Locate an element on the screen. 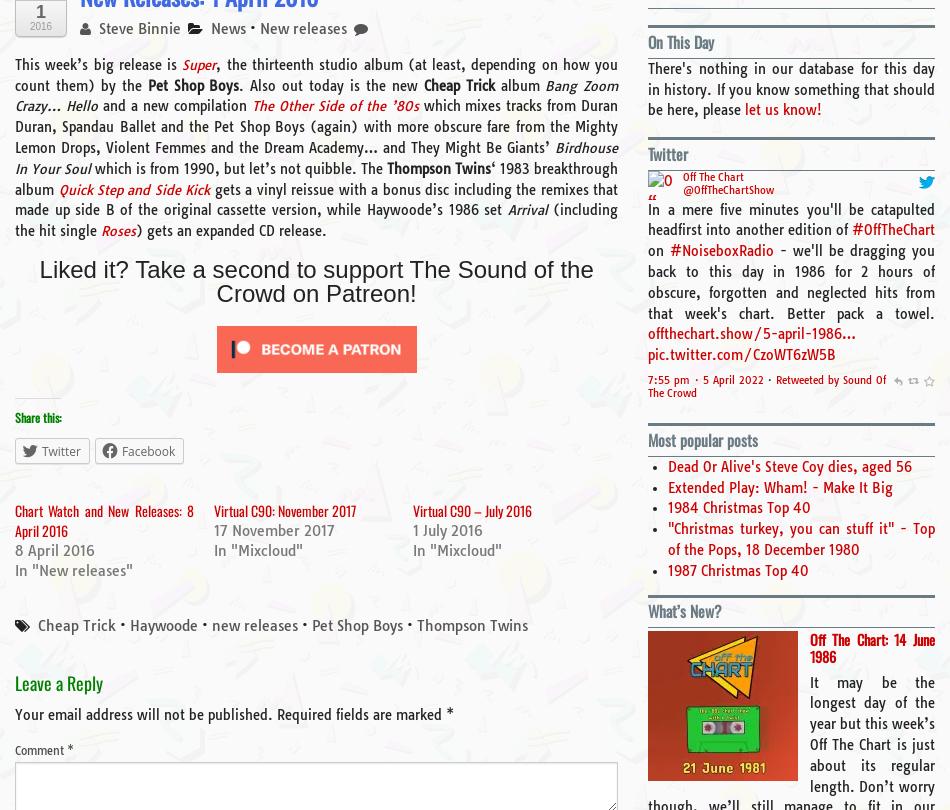 The width and height of the screenshot is (950, 810). '(including the hit single' is located at coordinates (315, 219).